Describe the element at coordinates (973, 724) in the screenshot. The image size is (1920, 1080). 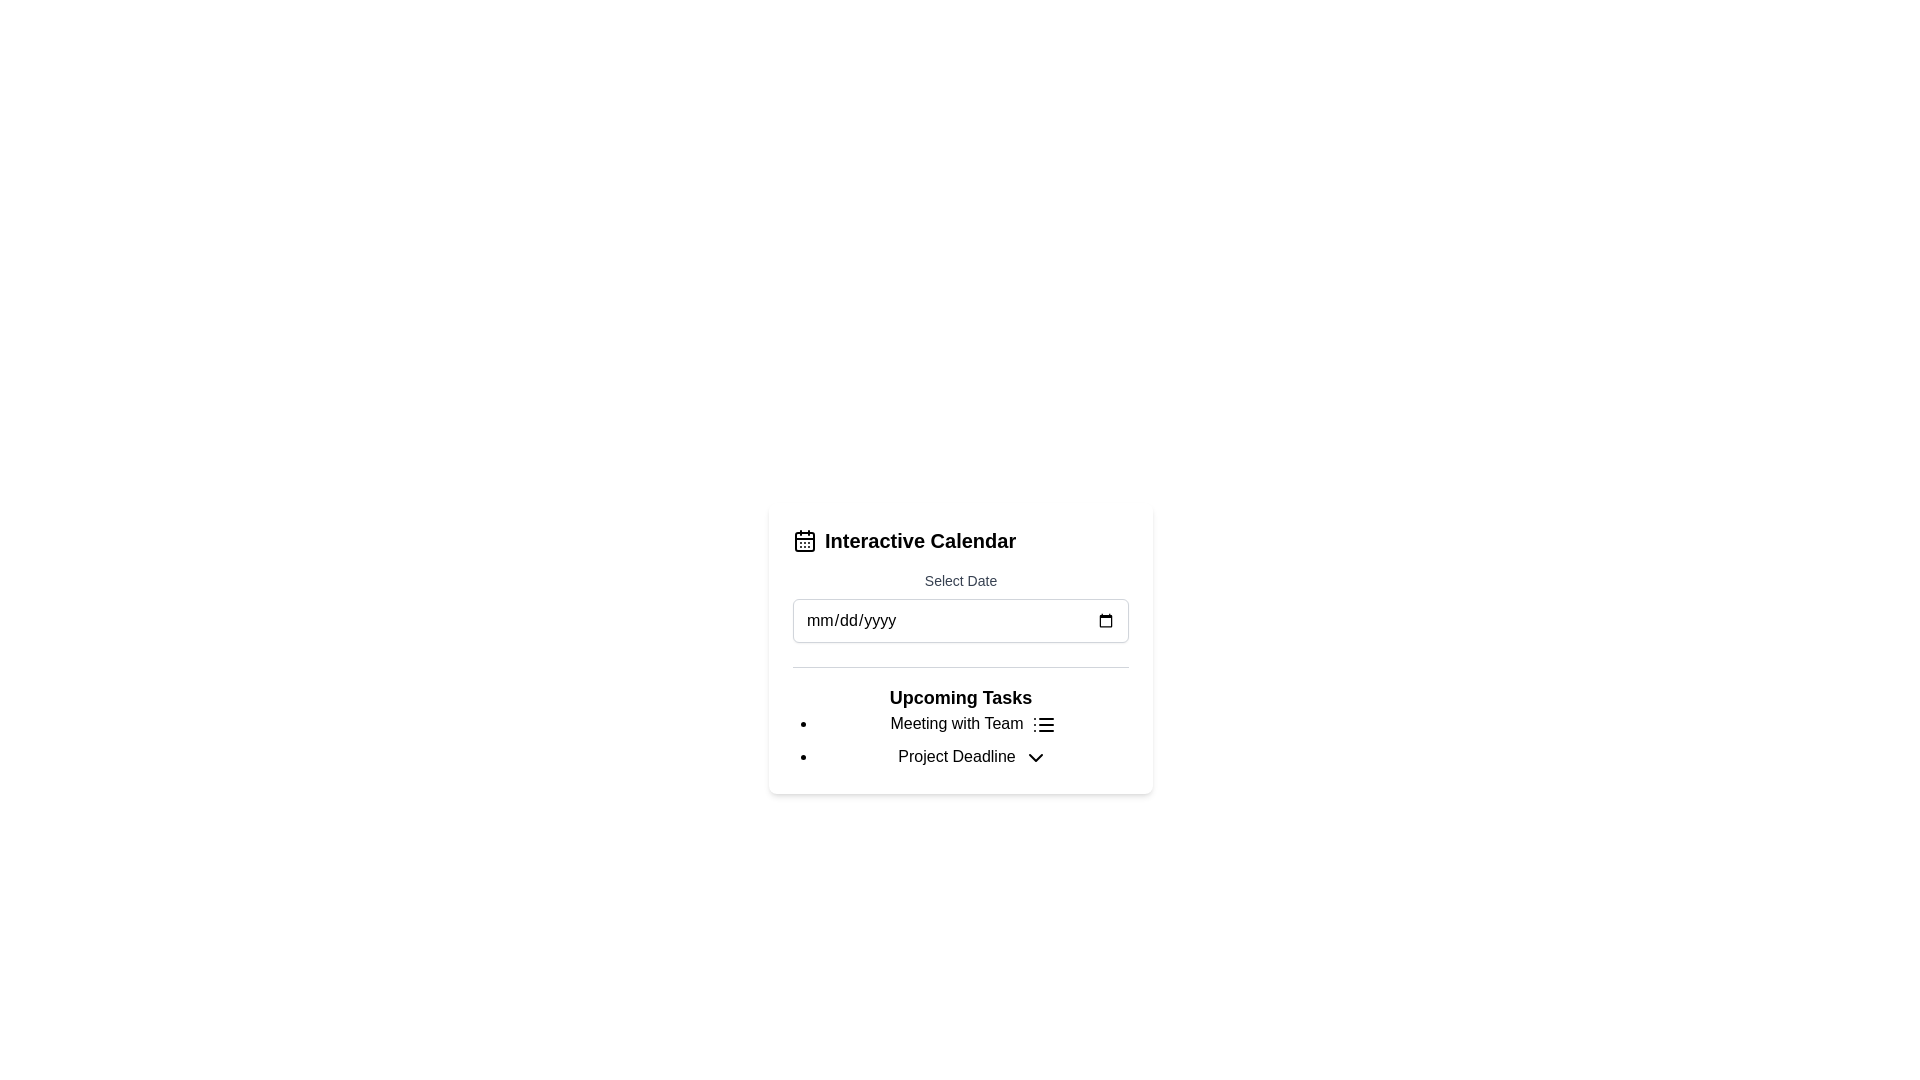
I see `the 'Meeting with Team' task in the Upcoming Tasks list` at that location.